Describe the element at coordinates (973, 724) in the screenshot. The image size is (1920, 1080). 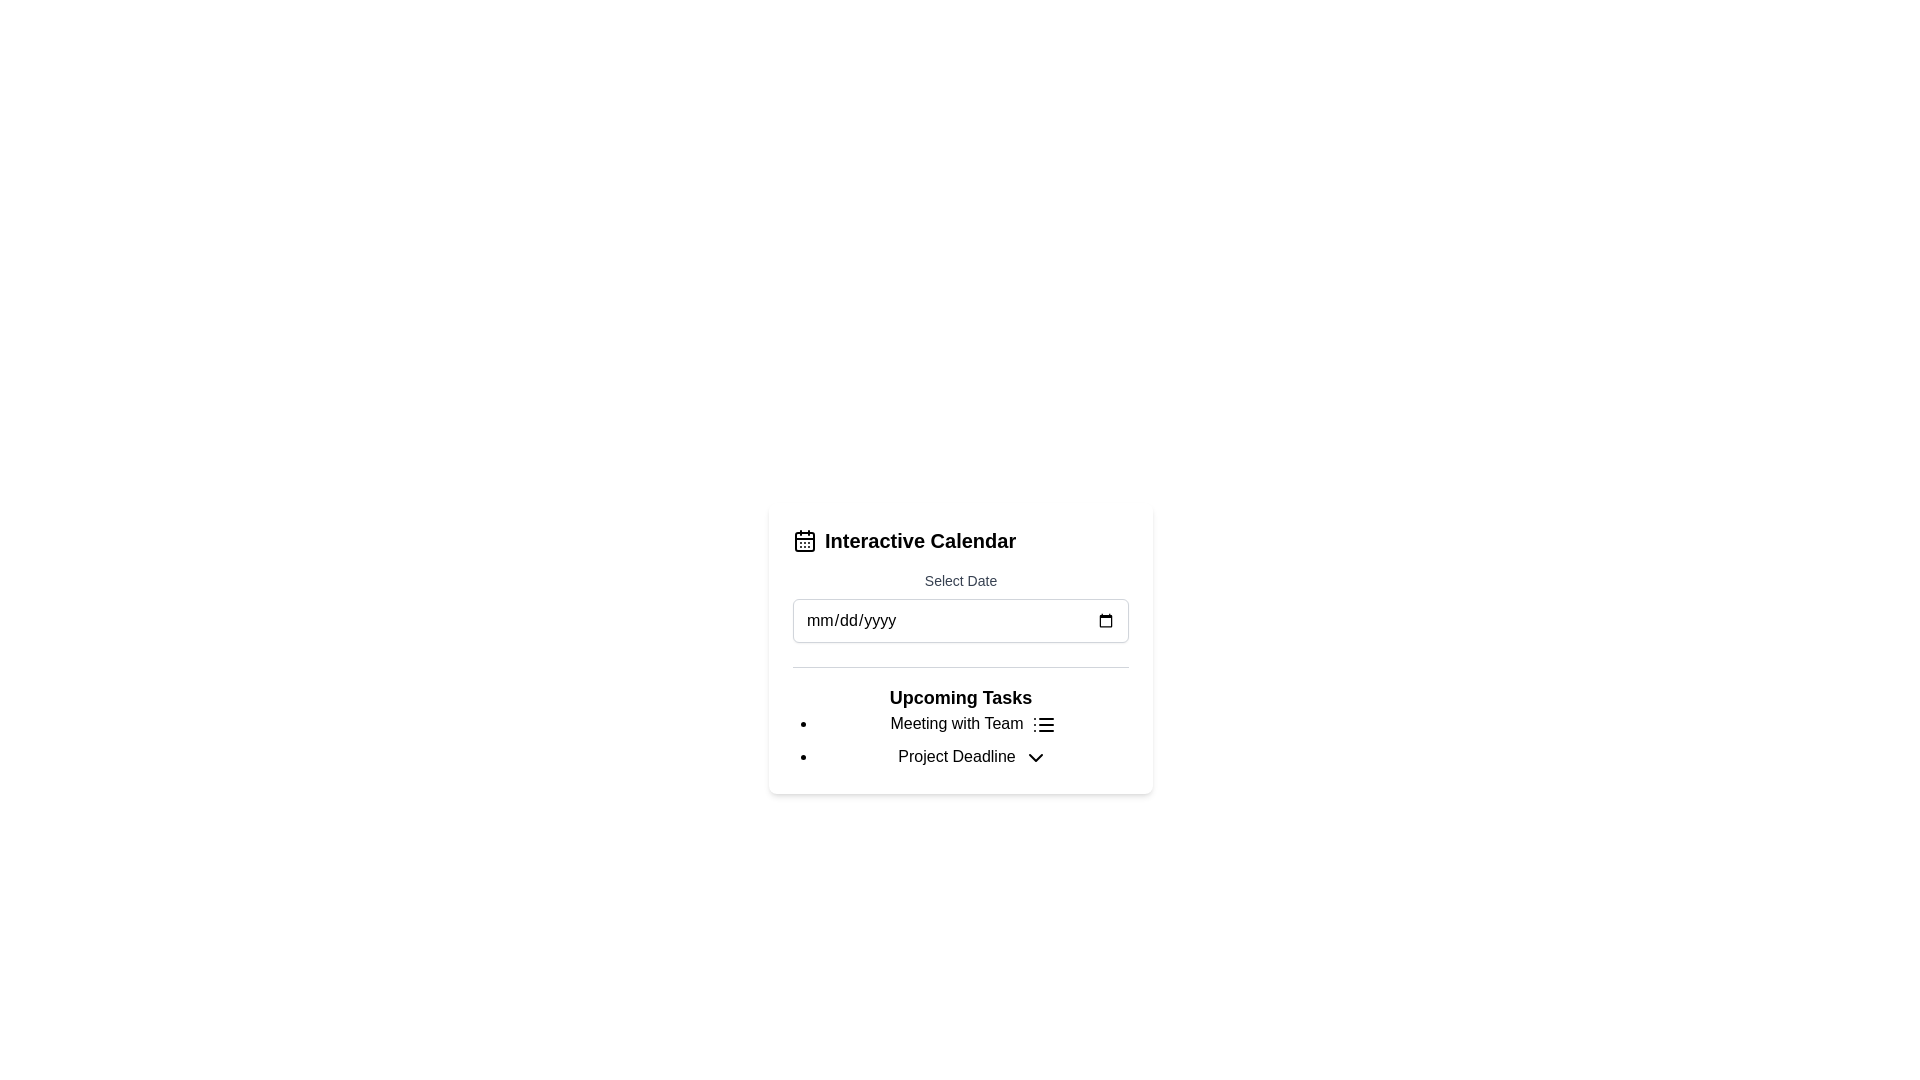
I see `the 'Meeting with Team' task in the Upcoming Tasks list` at that location.